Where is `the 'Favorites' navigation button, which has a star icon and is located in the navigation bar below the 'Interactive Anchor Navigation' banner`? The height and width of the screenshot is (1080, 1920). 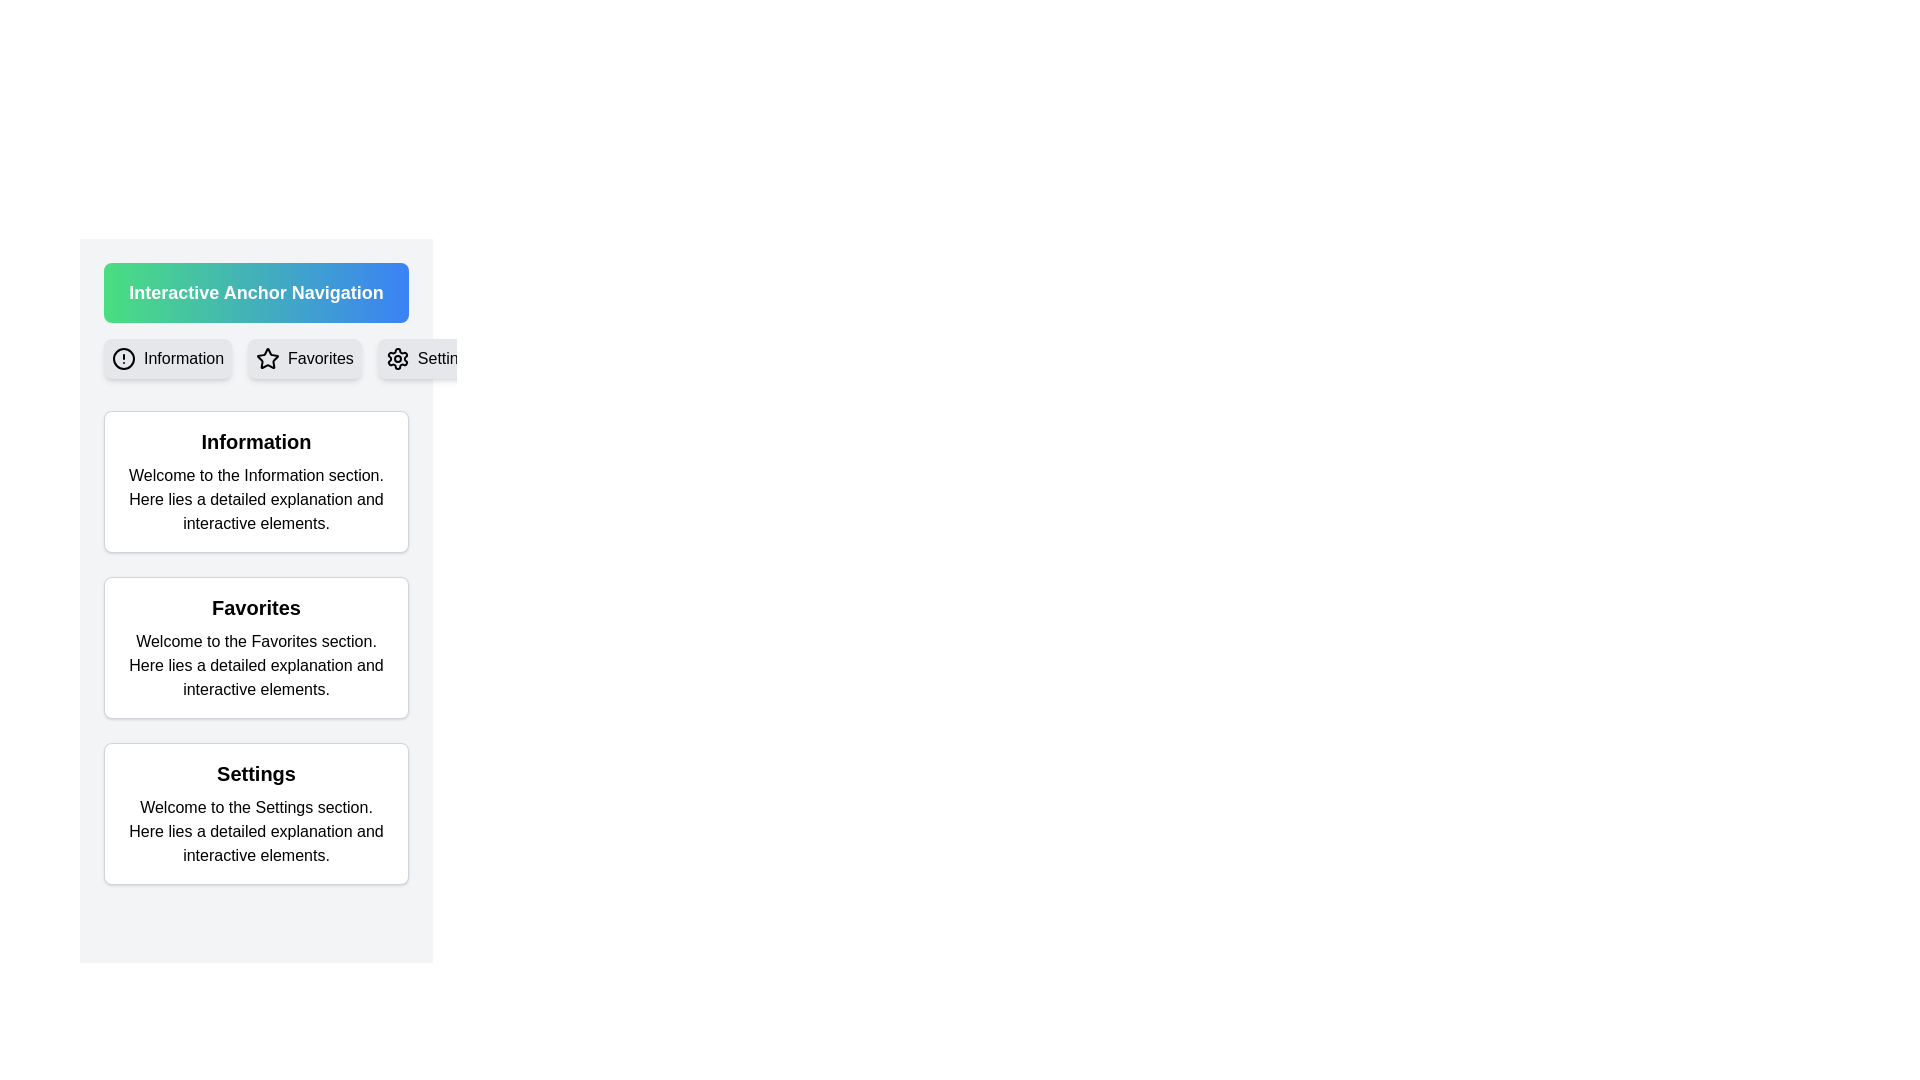
the 'Favorites' navigation button, which has a star icon and is located in the navigation bar below the 'Interactive Anchor Navigation' banner is located at coordinates (255, 357).